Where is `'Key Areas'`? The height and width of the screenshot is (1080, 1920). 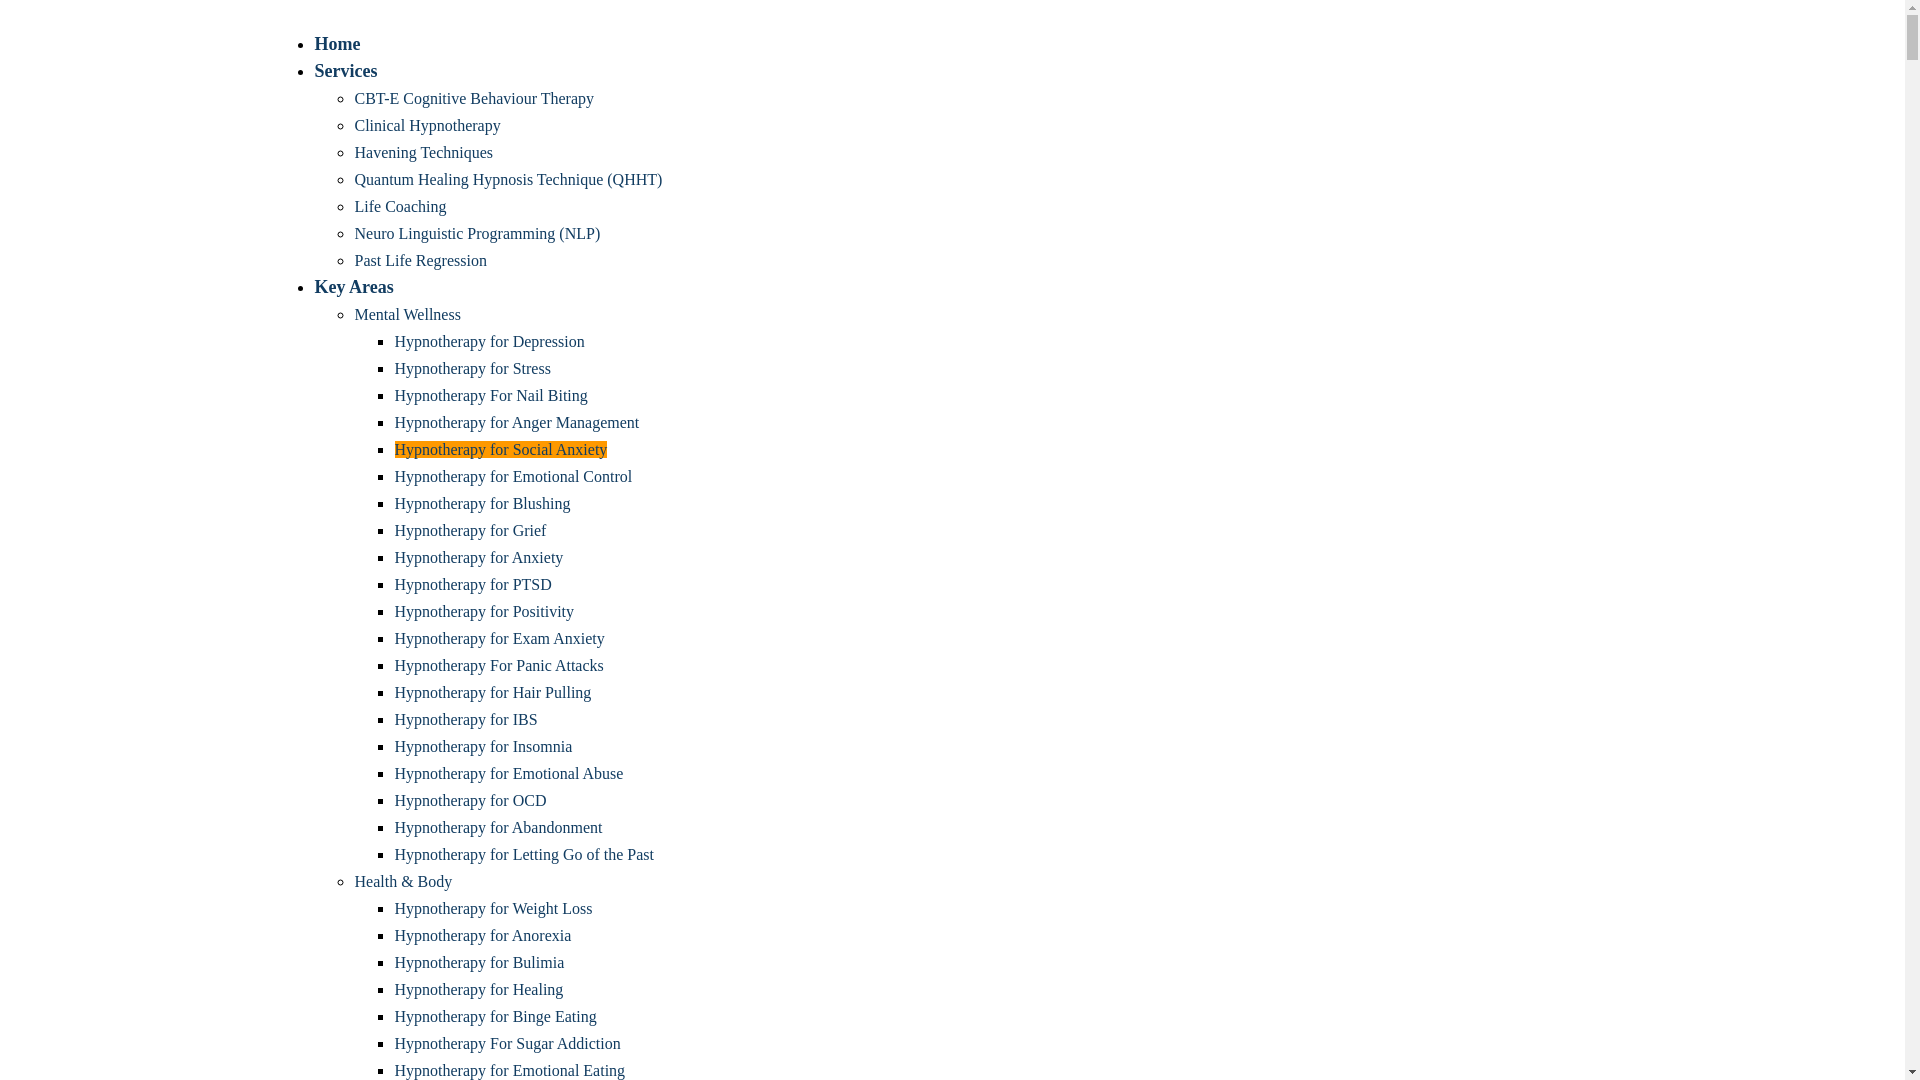
'Key Areas' is located at coordinates (353, 286).